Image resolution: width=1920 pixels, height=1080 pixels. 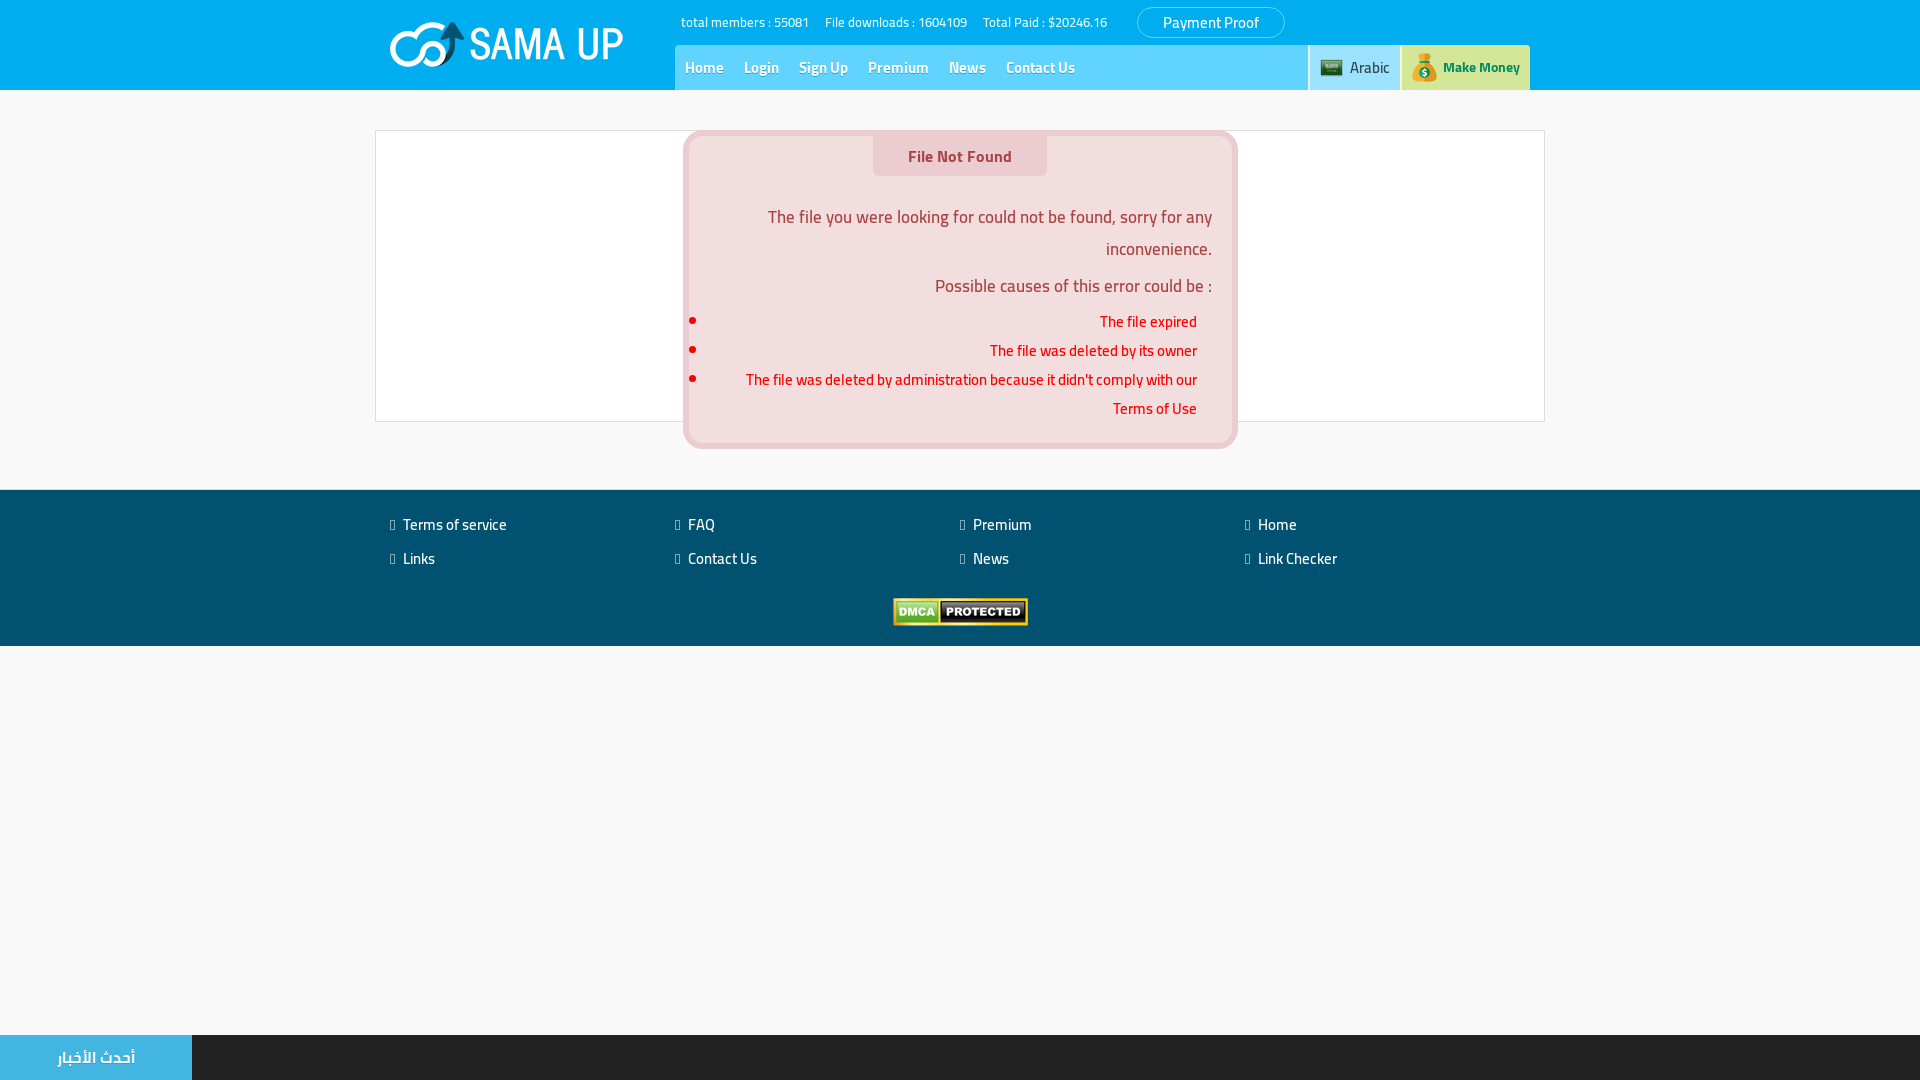 What do you see at coordinates (704, 66) in the screenshot?
I see `'Home'` at bounding box center [704, 66].